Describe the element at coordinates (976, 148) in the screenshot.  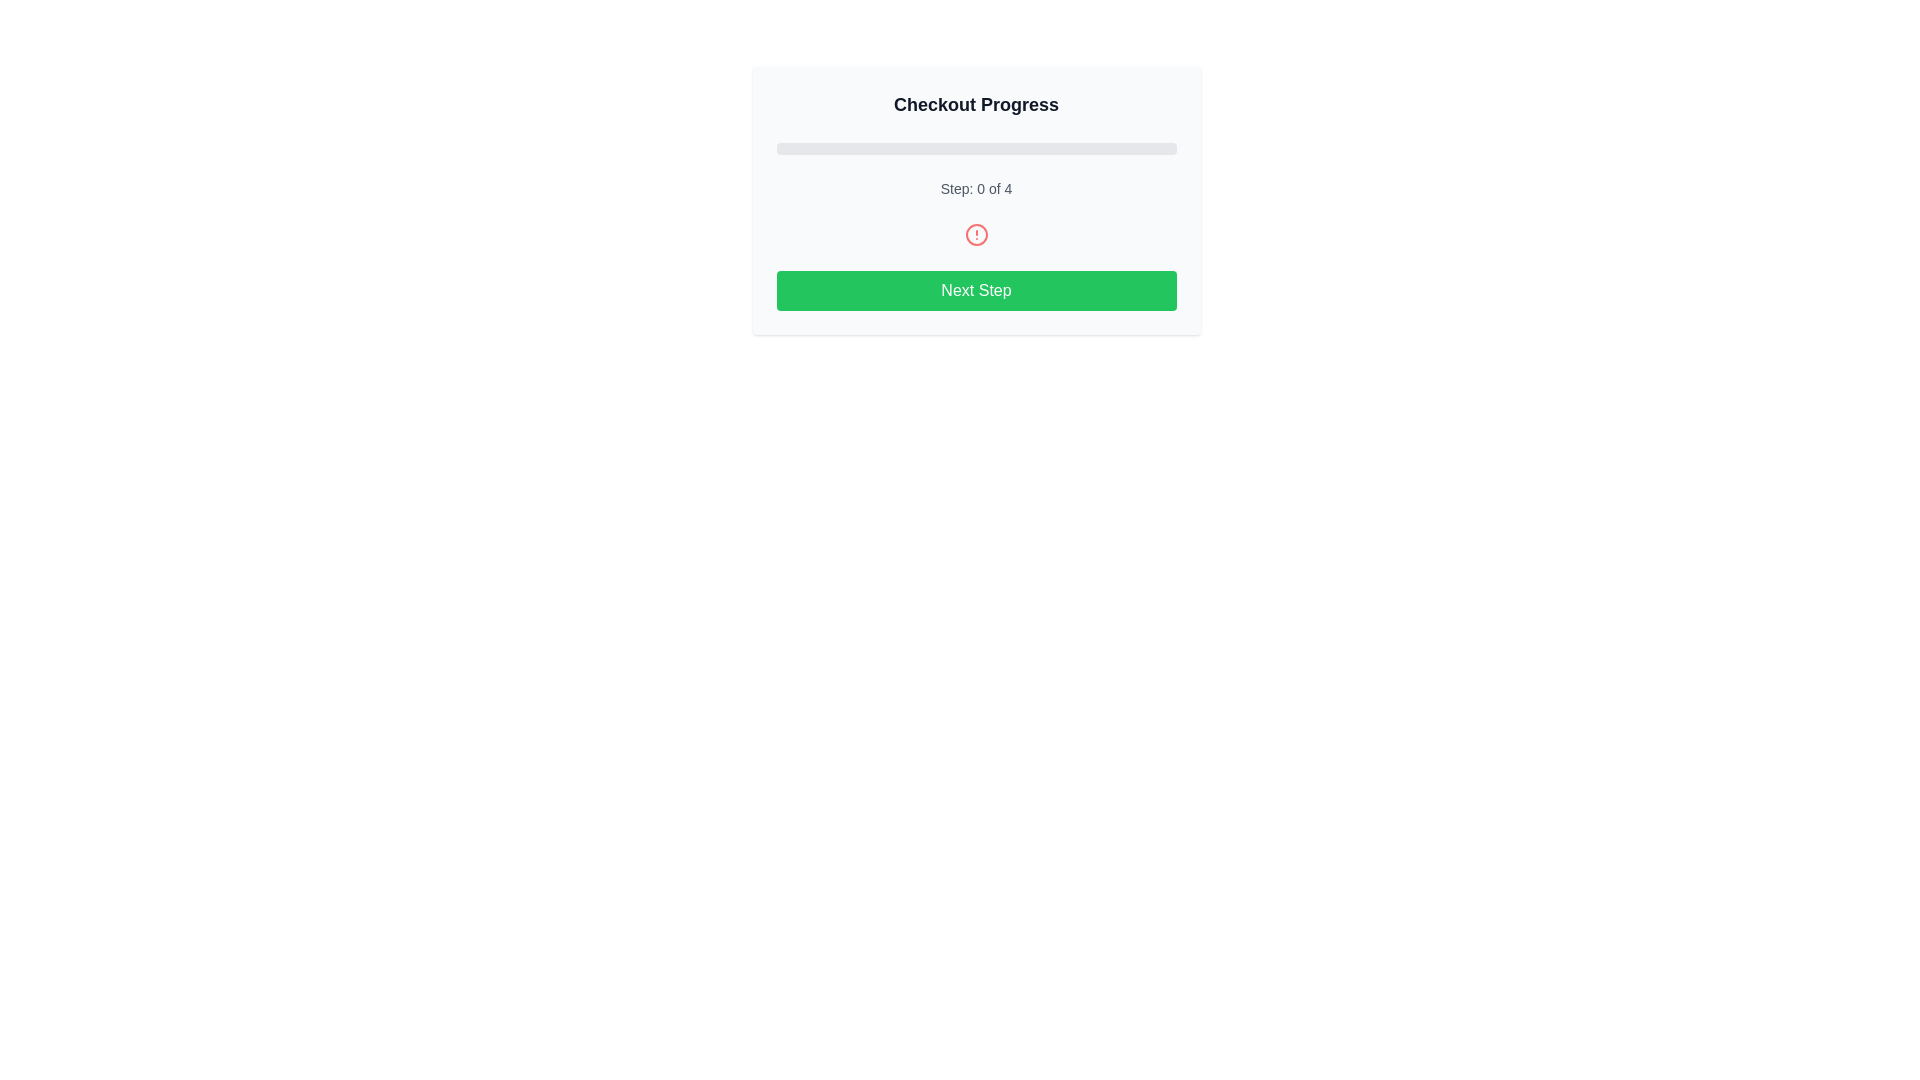
I see `progress bar located below the 'Checkout Progress' heading and above the 'Step: 0 of 4' text, which is currently at zero percent` at that location.